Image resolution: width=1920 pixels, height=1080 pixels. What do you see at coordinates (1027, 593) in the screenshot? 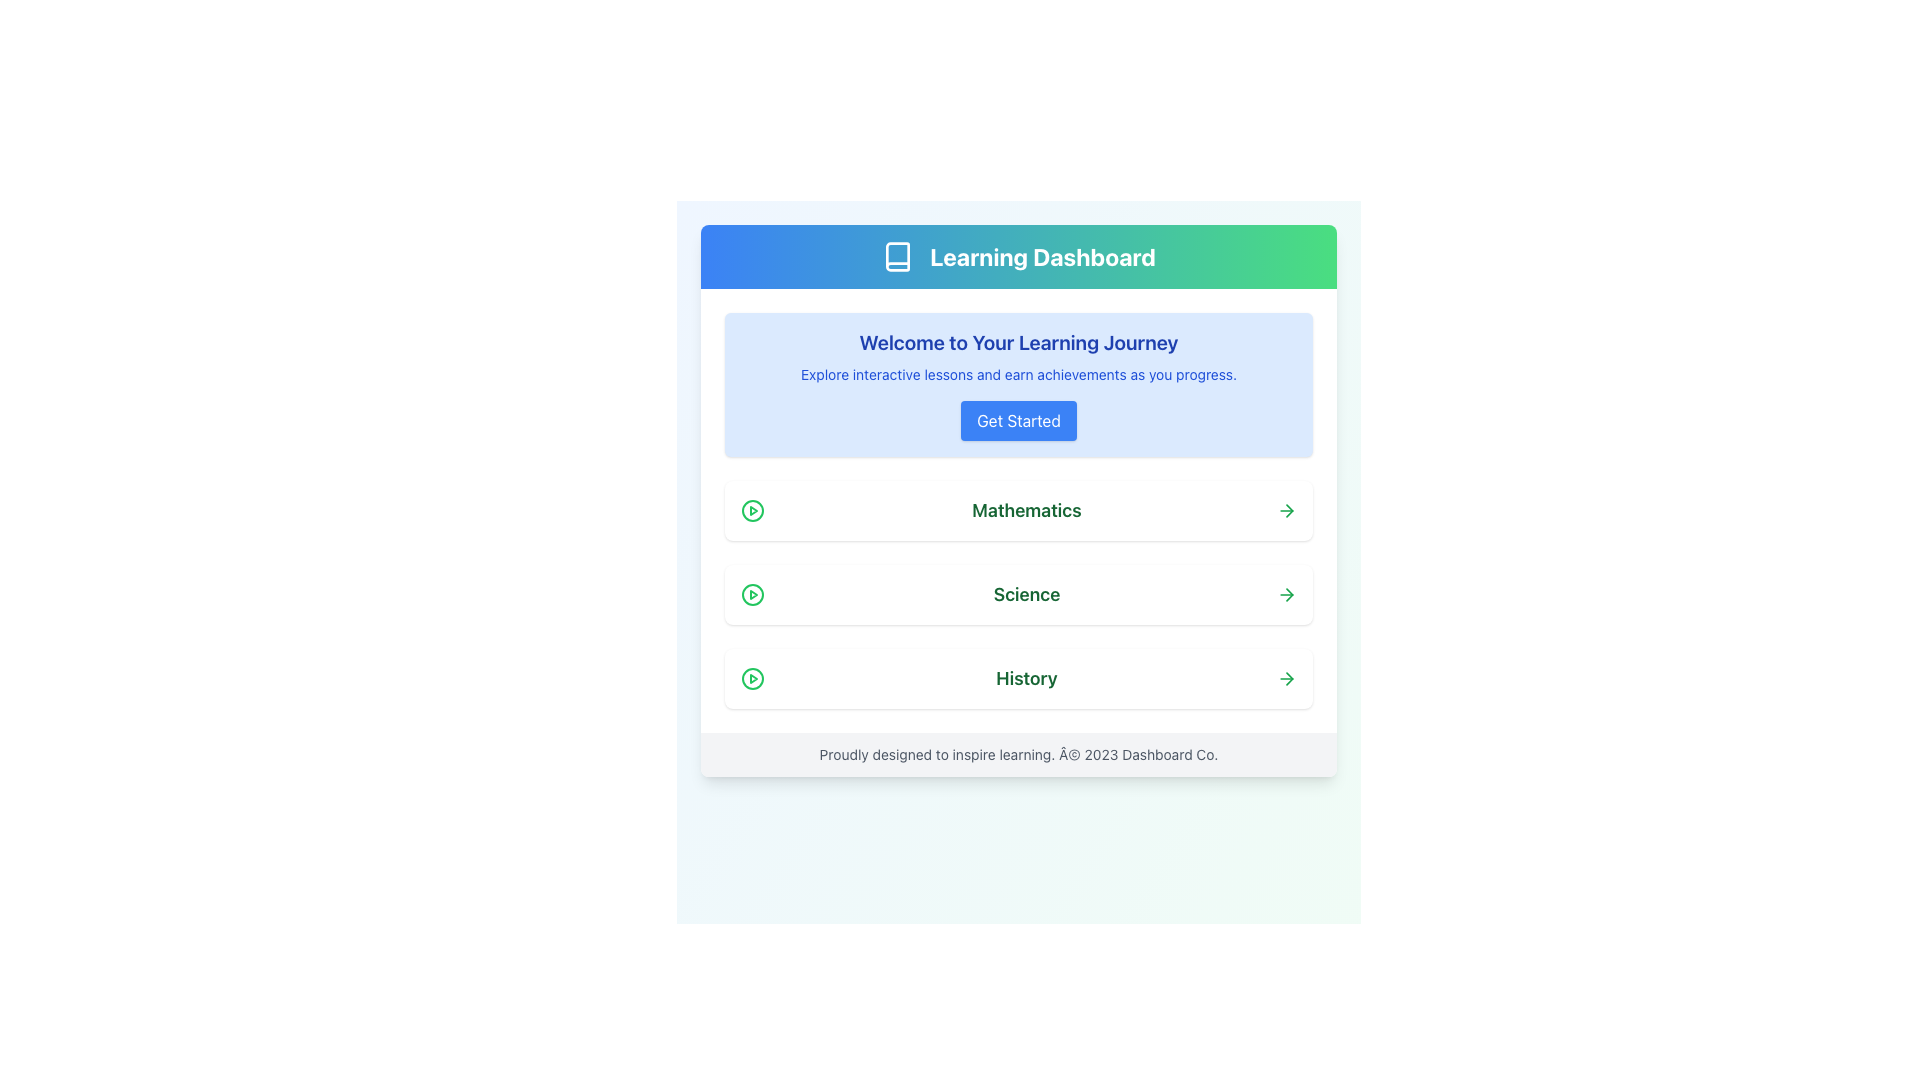
I see `the 'Science' text label in the learning dashboard to assist users in navigating to related content` at bounding box center [1027, 593].